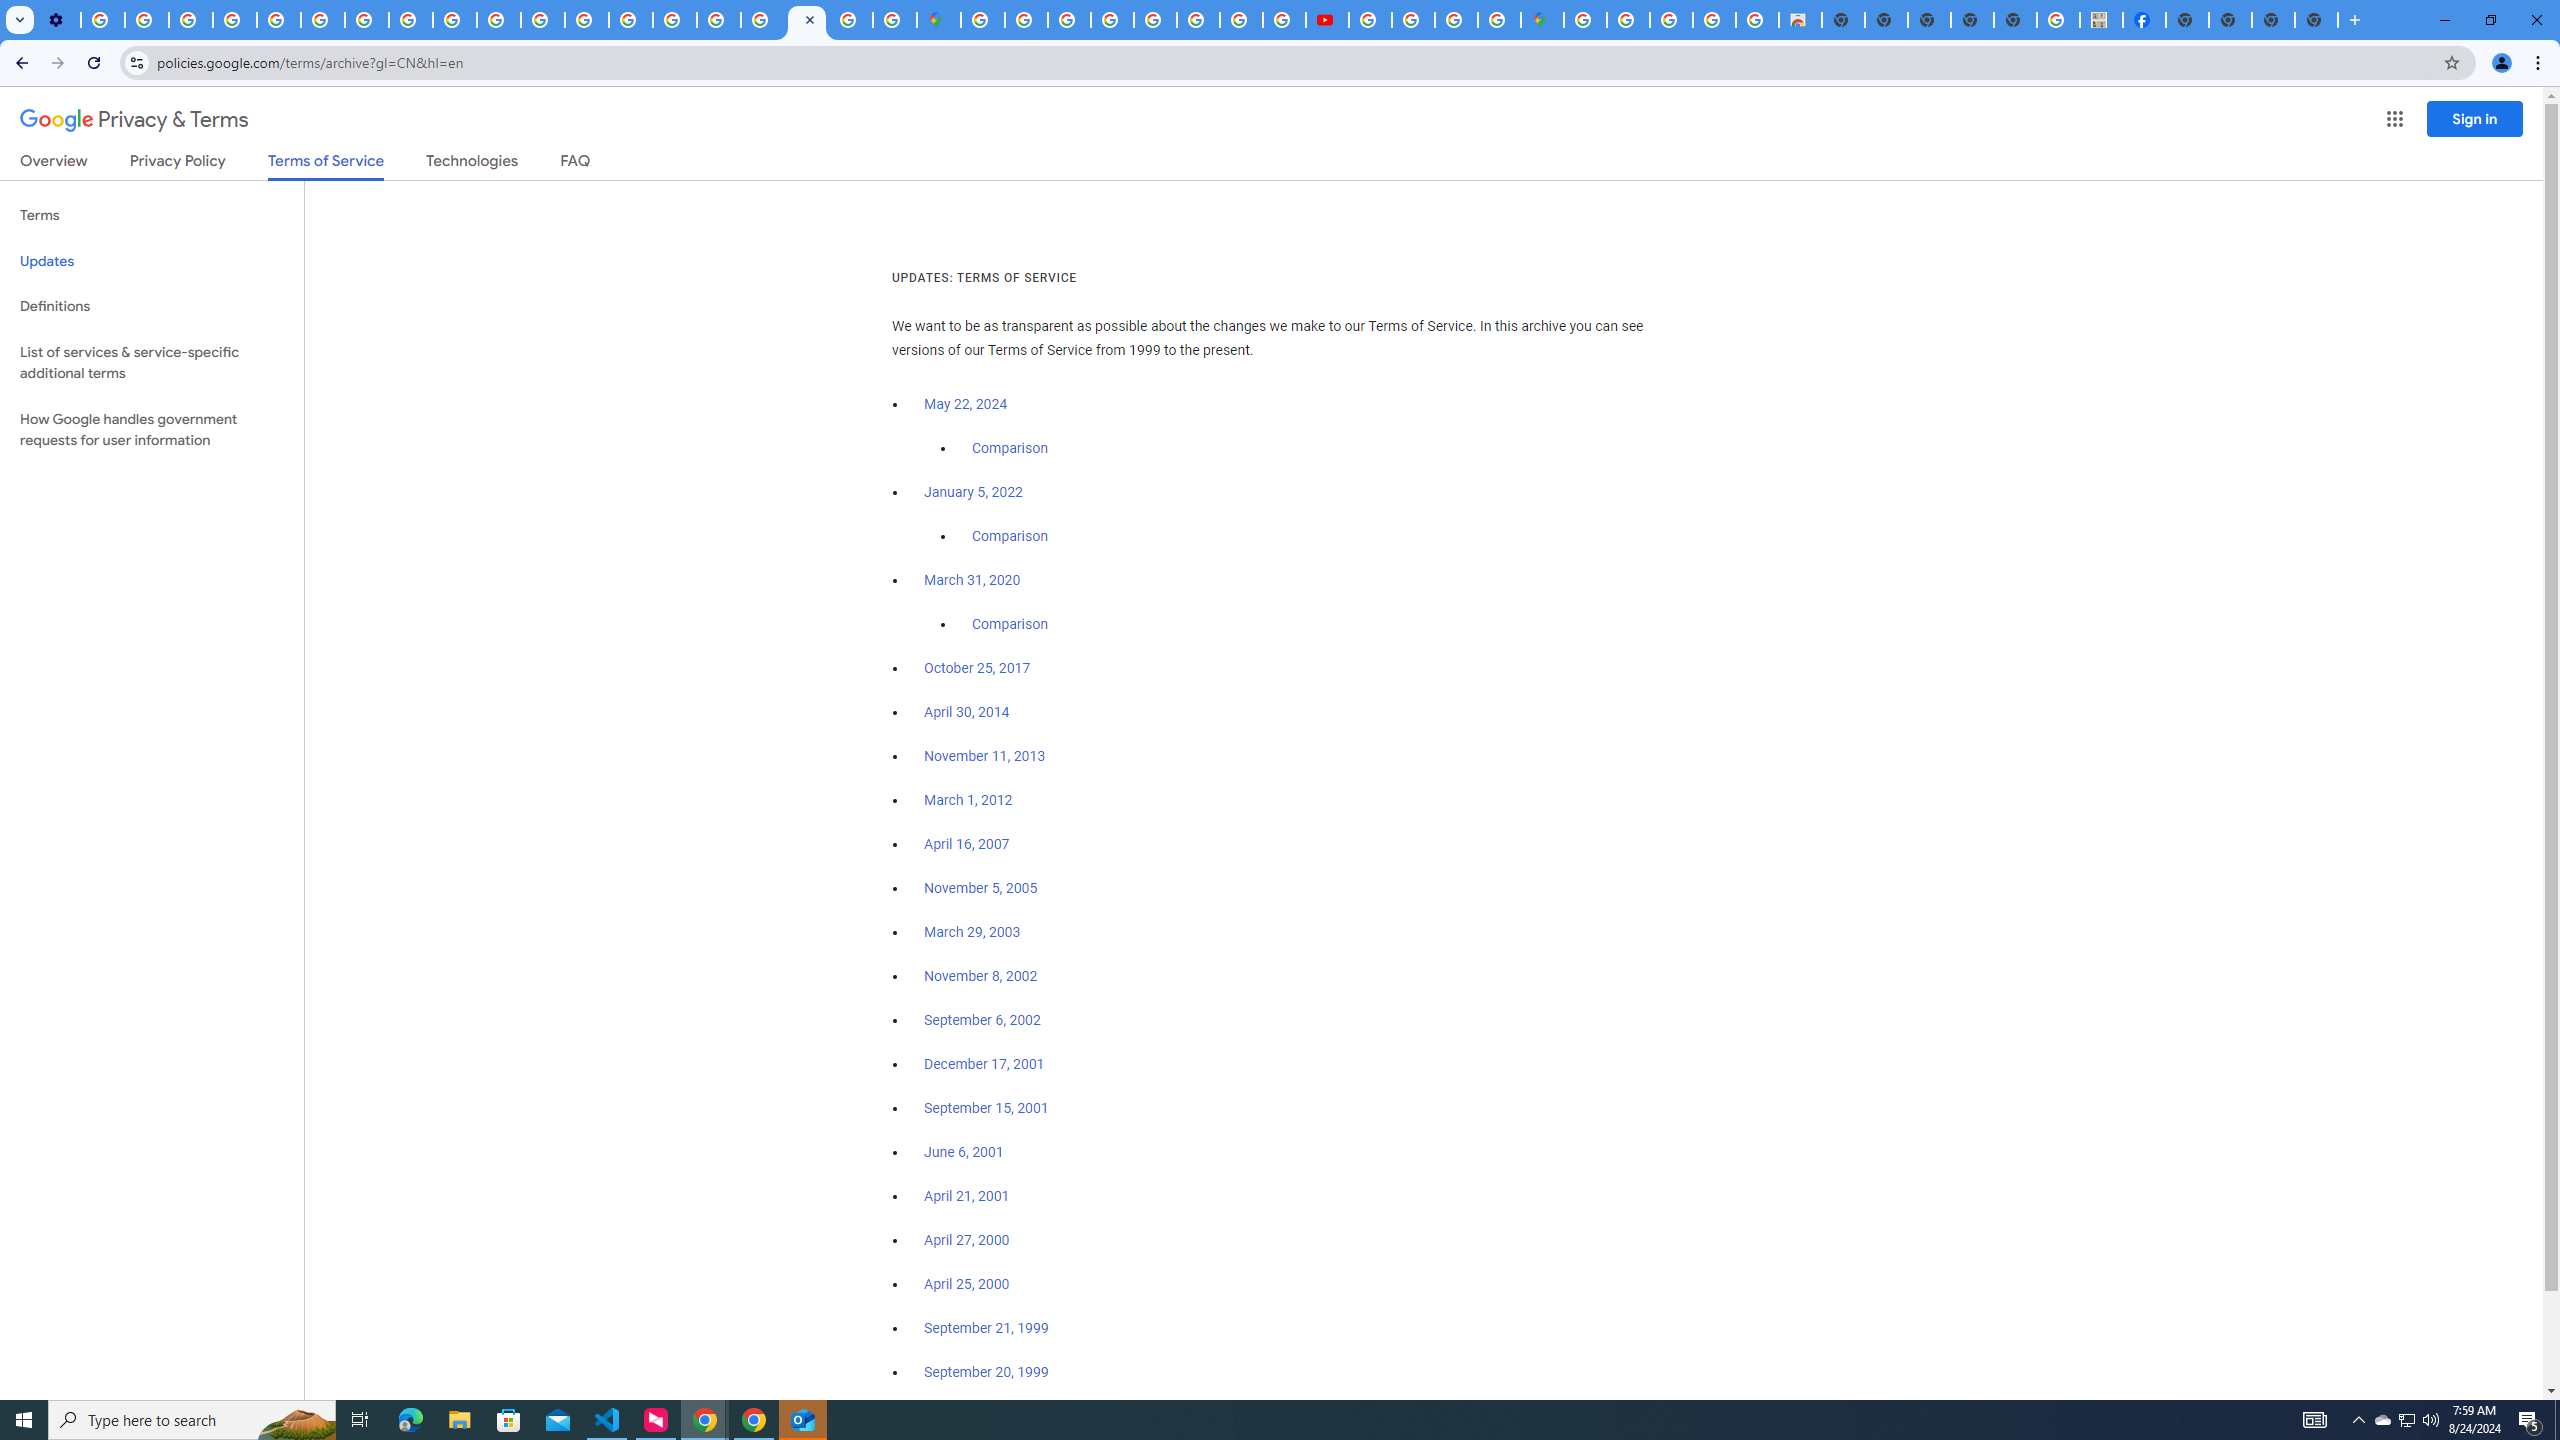  Describe the element at coordinates (966, 405) in the screenshot. I see `'May 22, 2024'` at that location.